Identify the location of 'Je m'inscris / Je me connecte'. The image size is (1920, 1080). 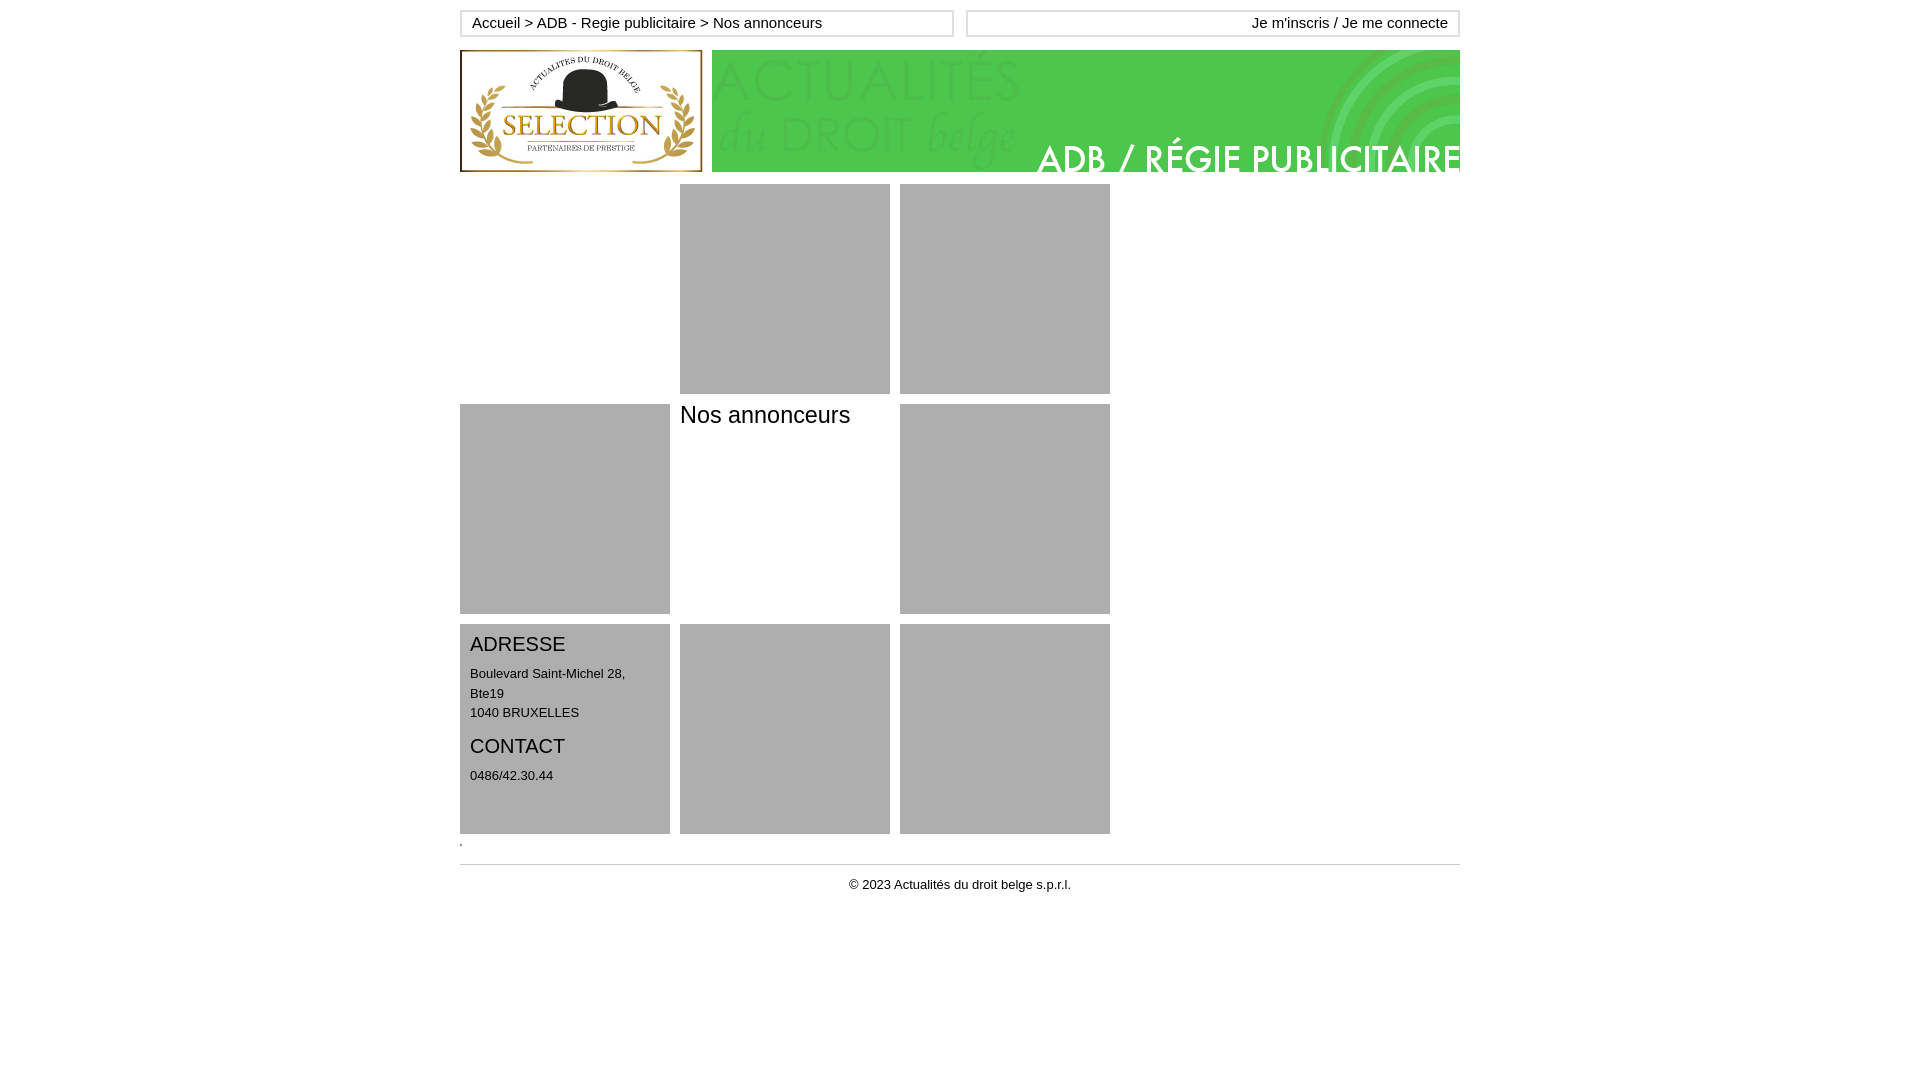
(1349, 22).